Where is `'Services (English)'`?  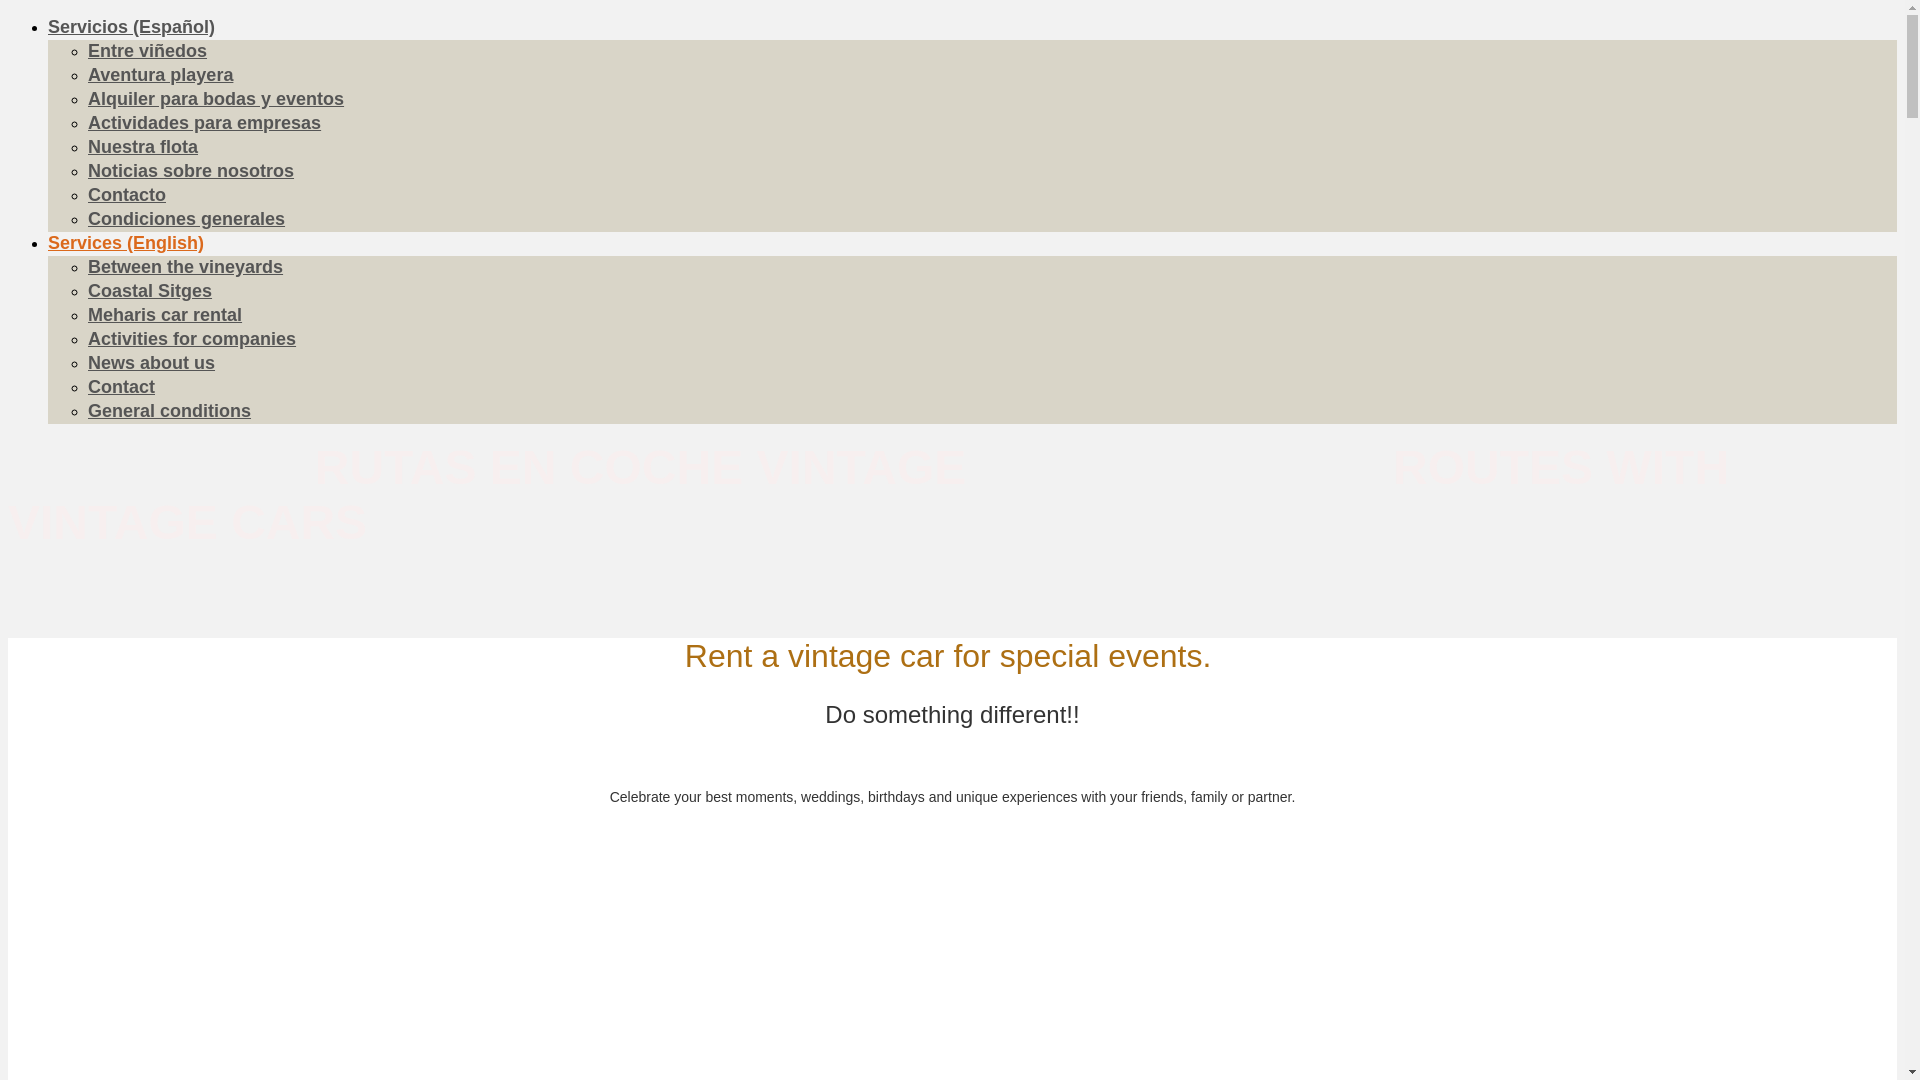 'Services (English)' is located at coordinates (124, 242).